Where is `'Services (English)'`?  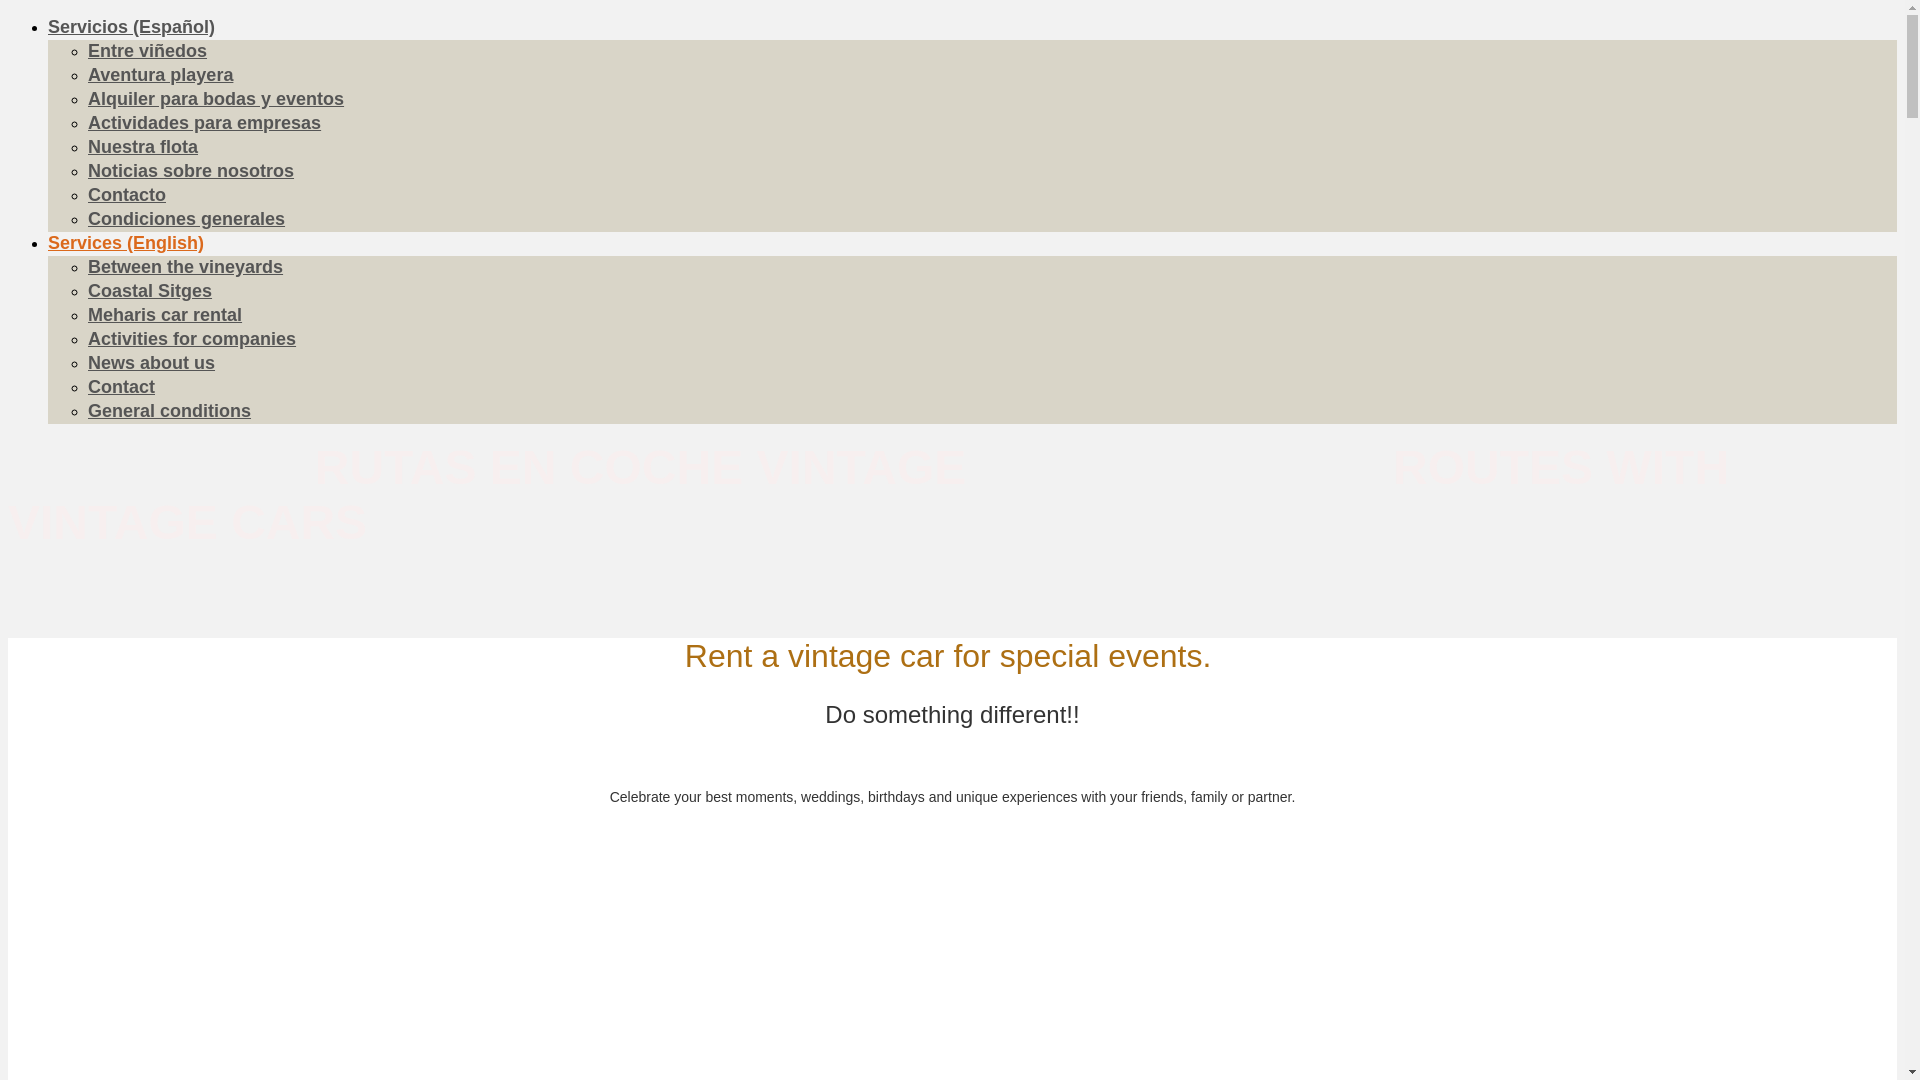 'Services (English)' is located at coordinates (124, 242).